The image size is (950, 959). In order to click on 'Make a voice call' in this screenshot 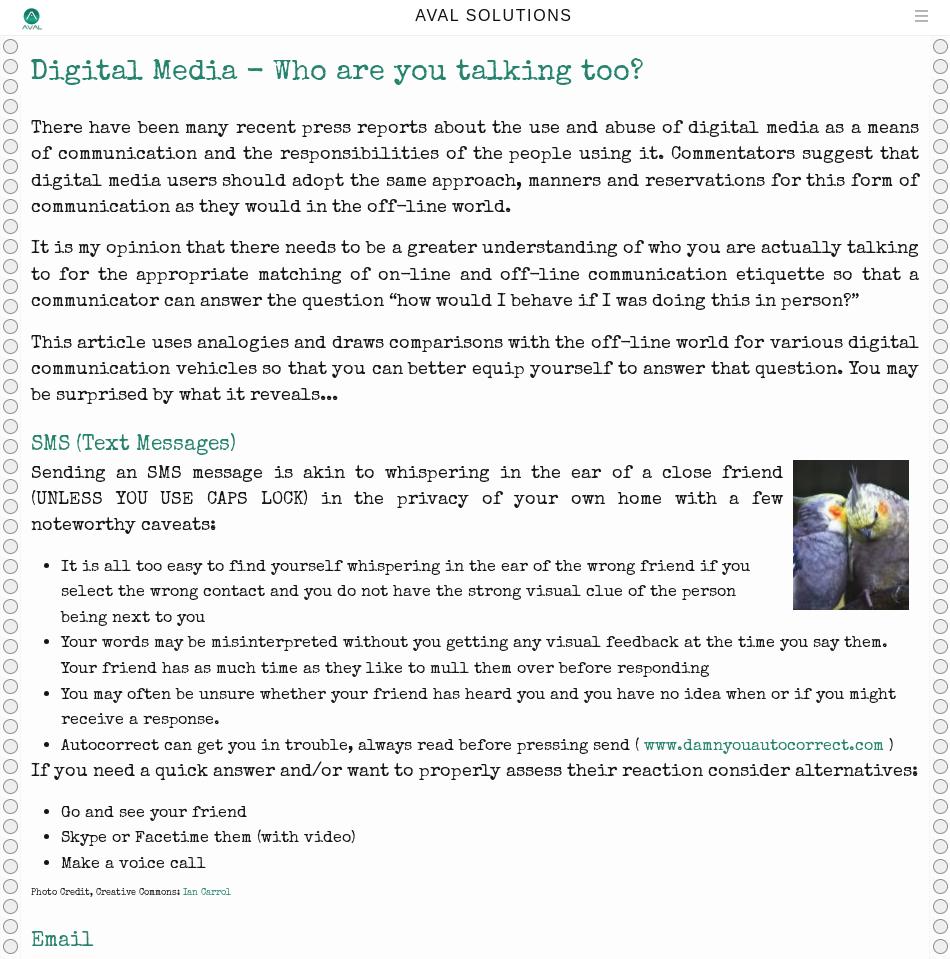, I will do `click(133, 862)`.